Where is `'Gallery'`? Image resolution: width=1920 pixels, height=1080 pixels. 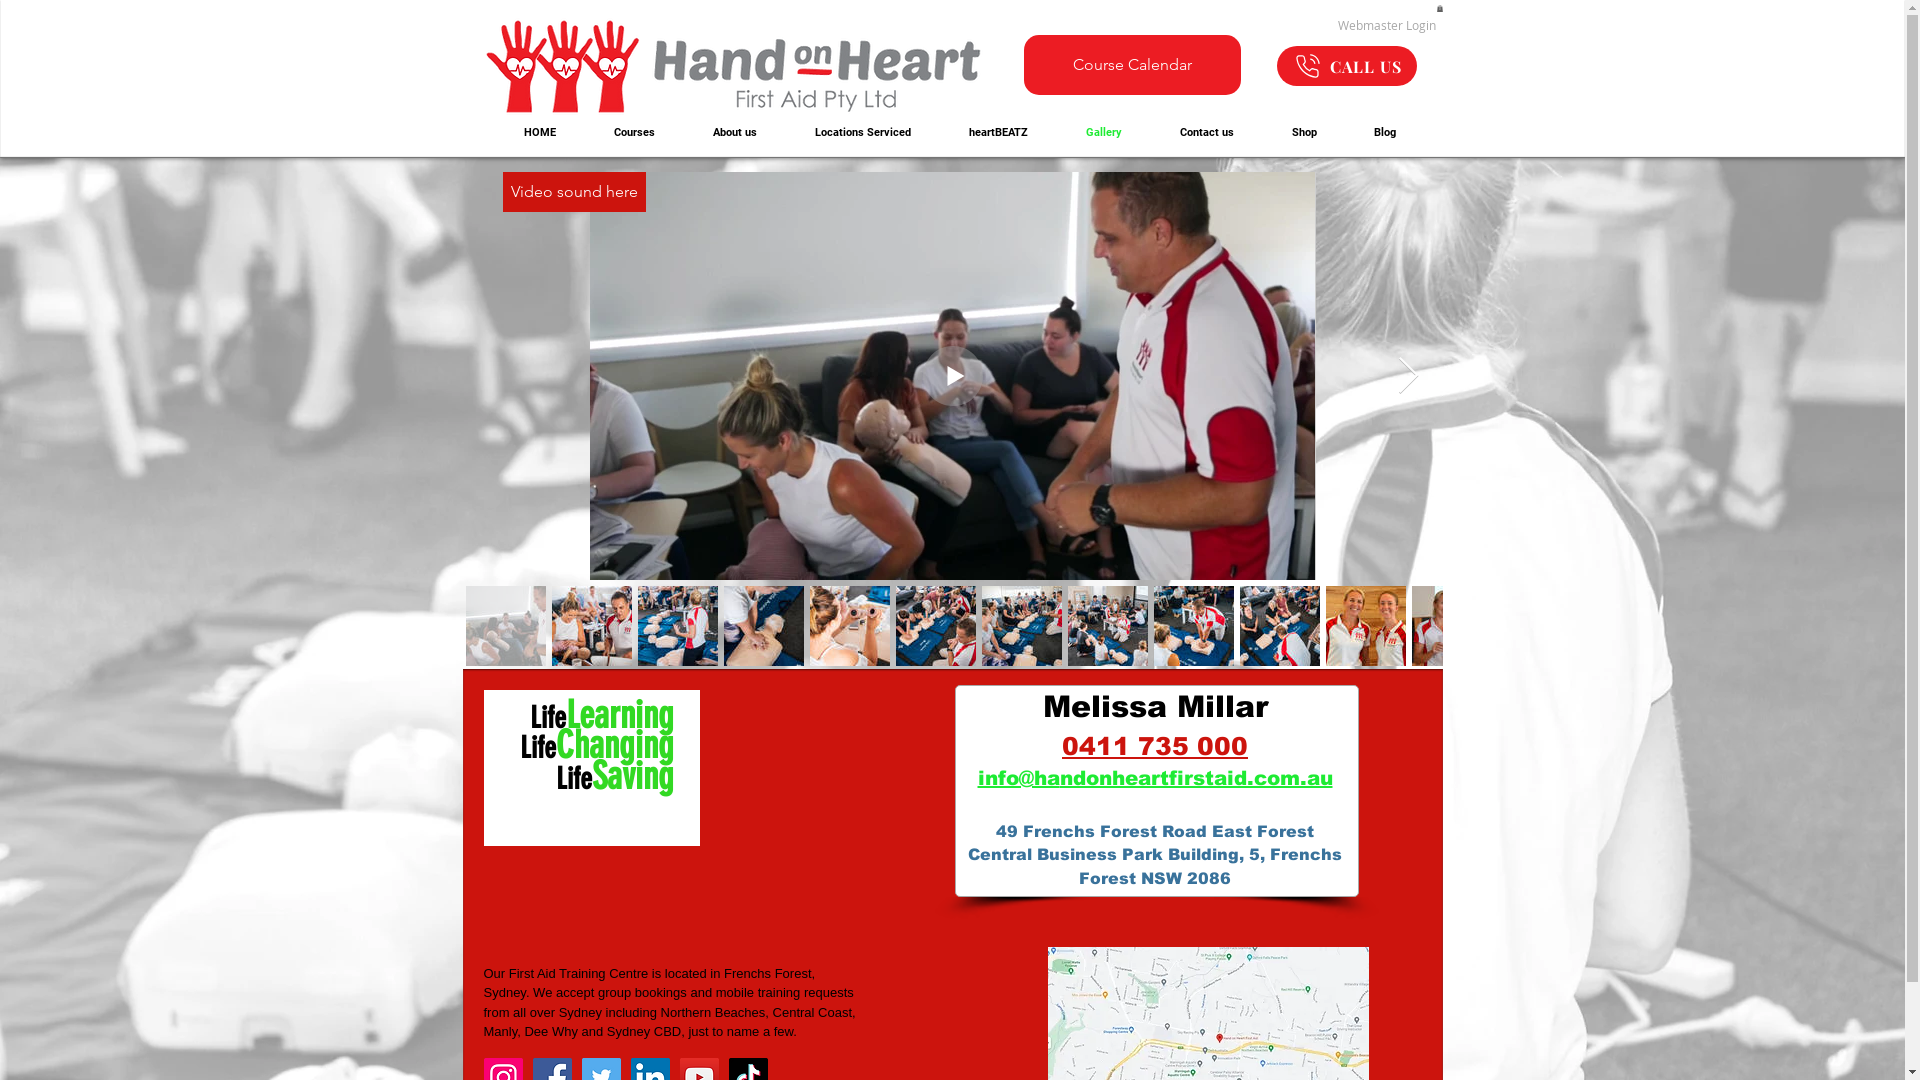 'Gallery' is located at coordinates (1102, 132).